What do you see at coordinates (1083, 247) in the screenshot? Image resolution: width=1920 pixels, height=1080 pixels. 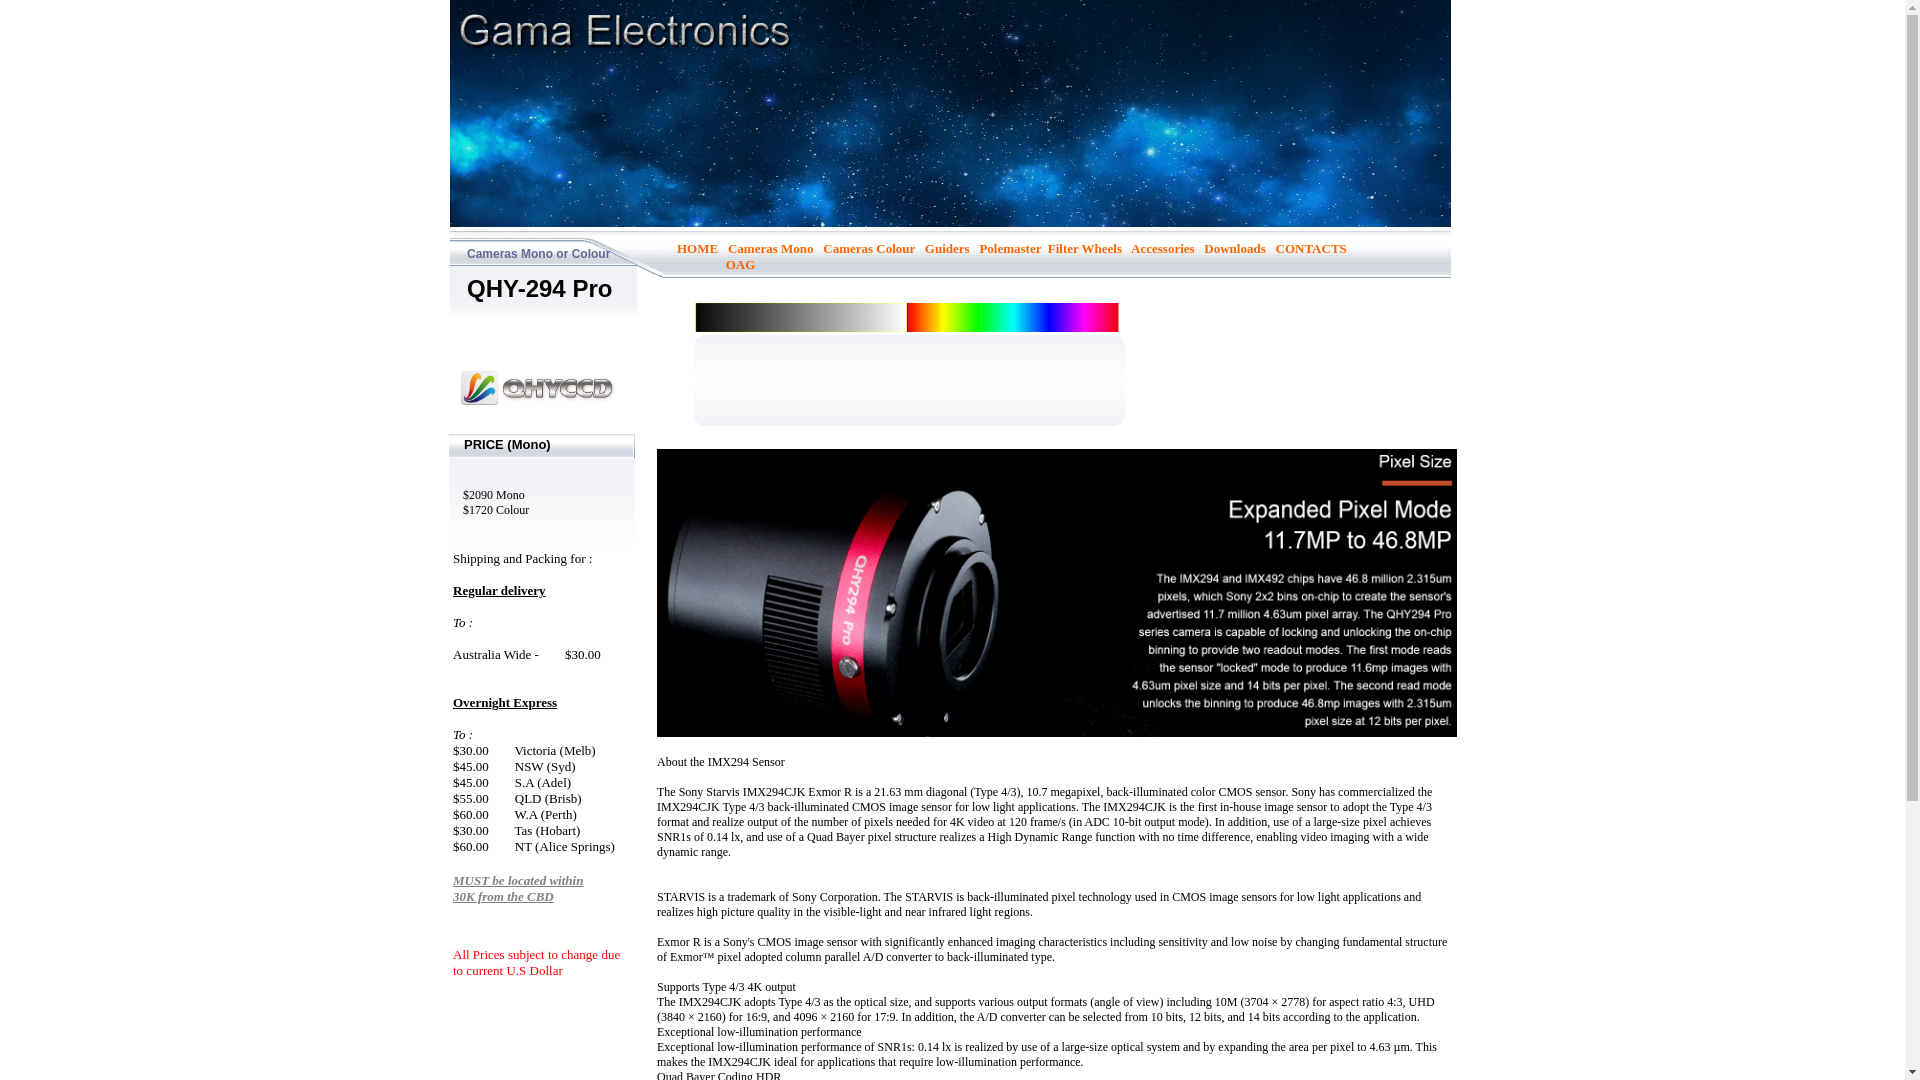 I see `'Filter Wheels'` at bounding box center [1083, 247].